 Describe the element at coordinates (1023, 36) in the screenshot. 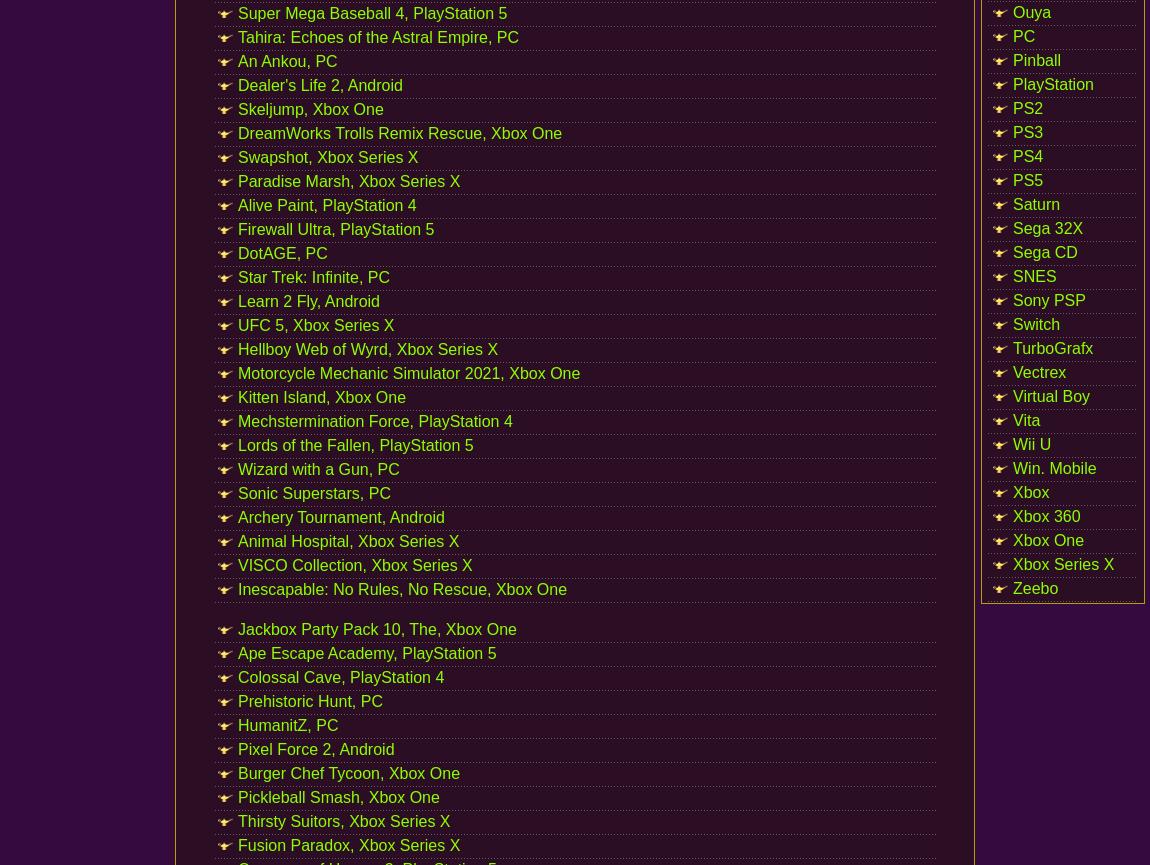

I see `'PC'` at that location.